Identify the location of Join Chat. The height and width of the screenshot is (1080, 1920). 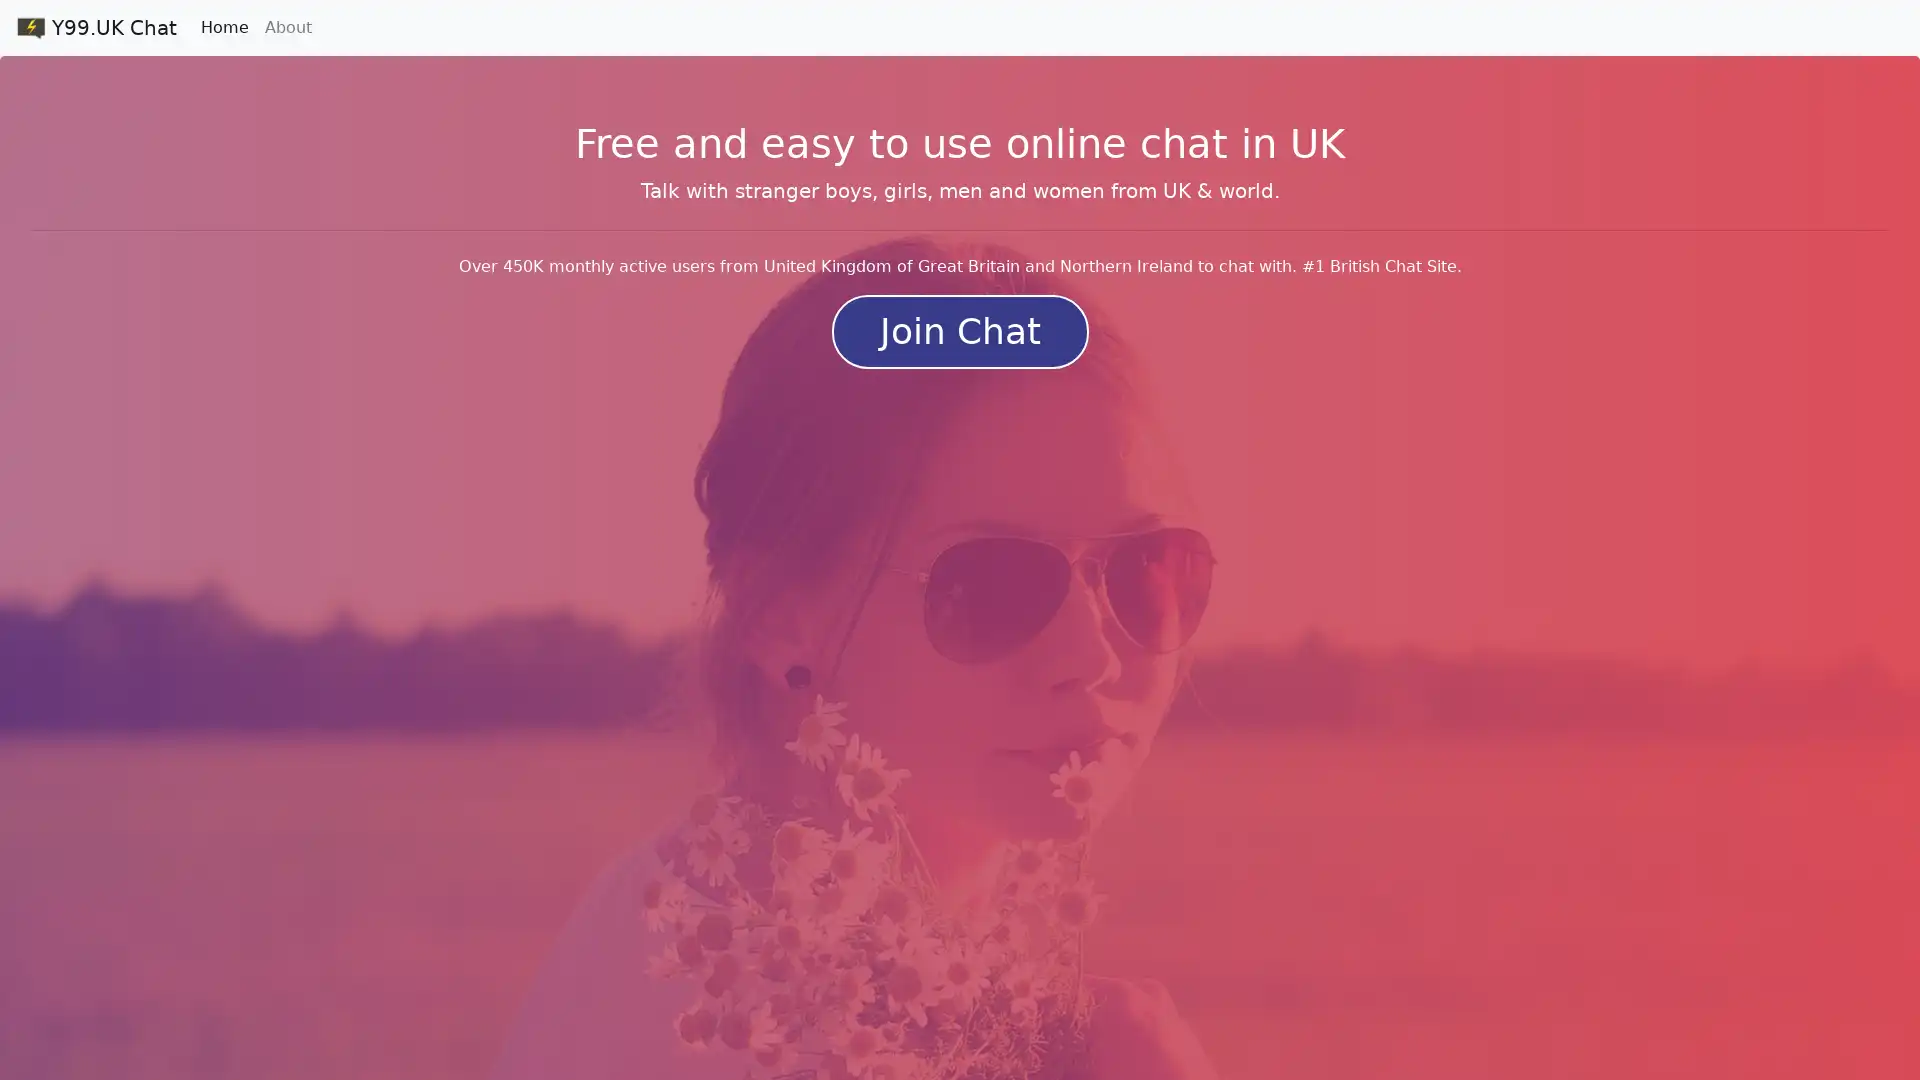
(958, 330).